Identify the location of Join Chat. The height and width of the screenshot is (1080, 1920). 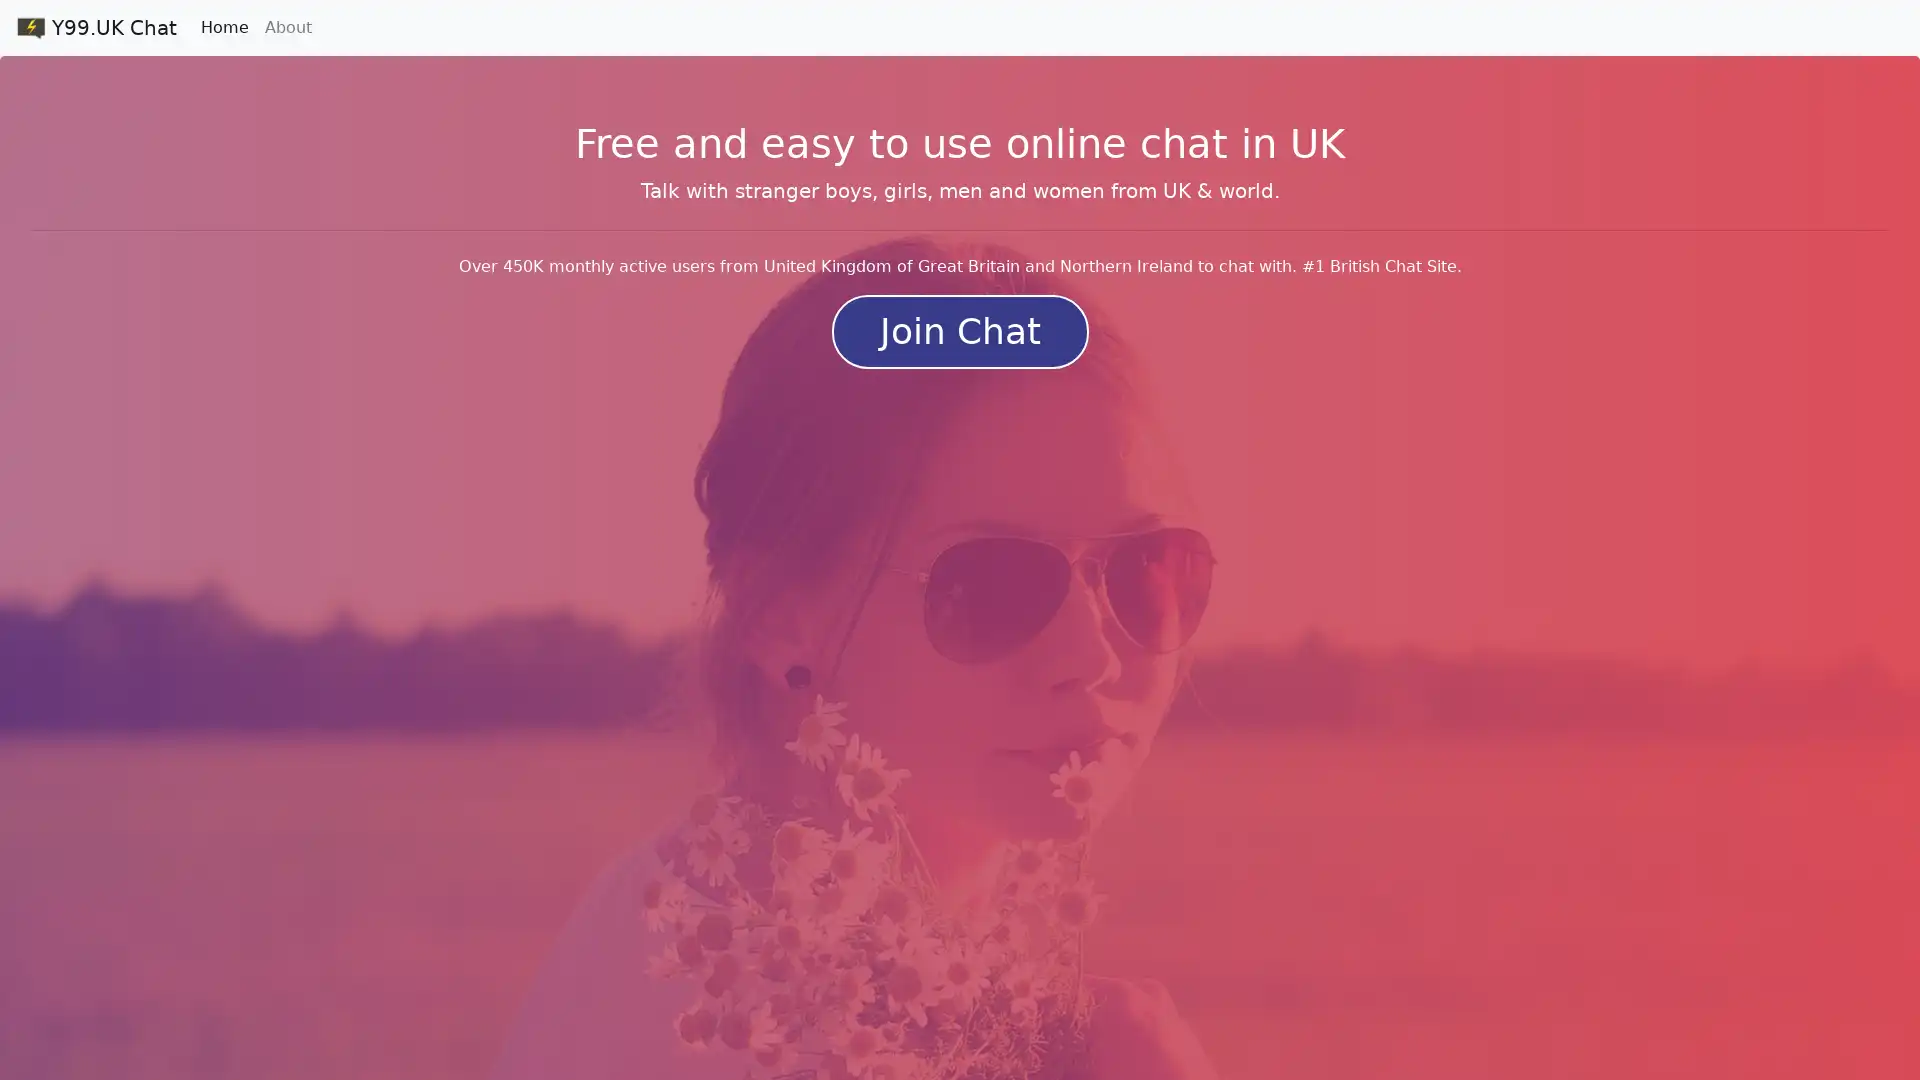
(958, 330).